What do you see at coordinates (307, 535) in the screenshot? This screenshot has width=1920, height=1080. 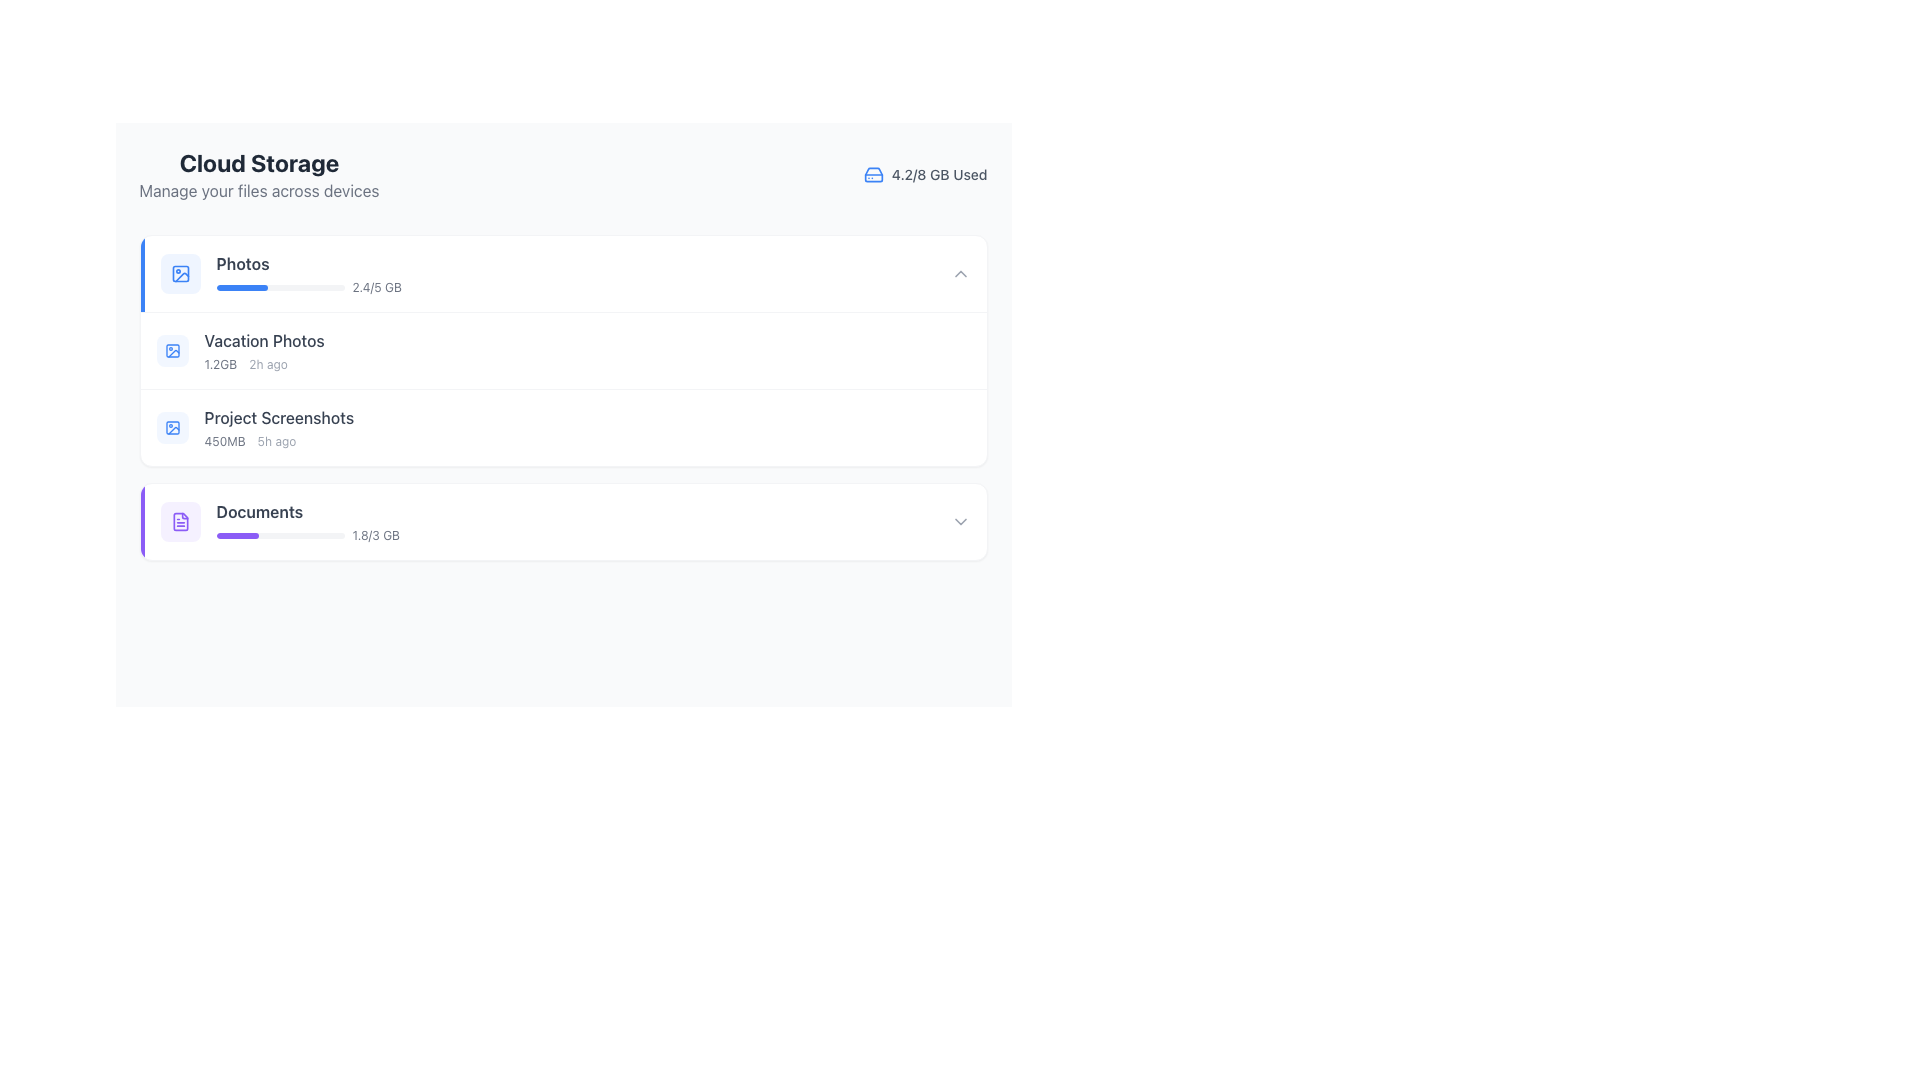 I see `displayed information from the Information display widget located beneath the title 'Documents' that visually conveys the amount of document storage used` at bounding box center [307, 535].